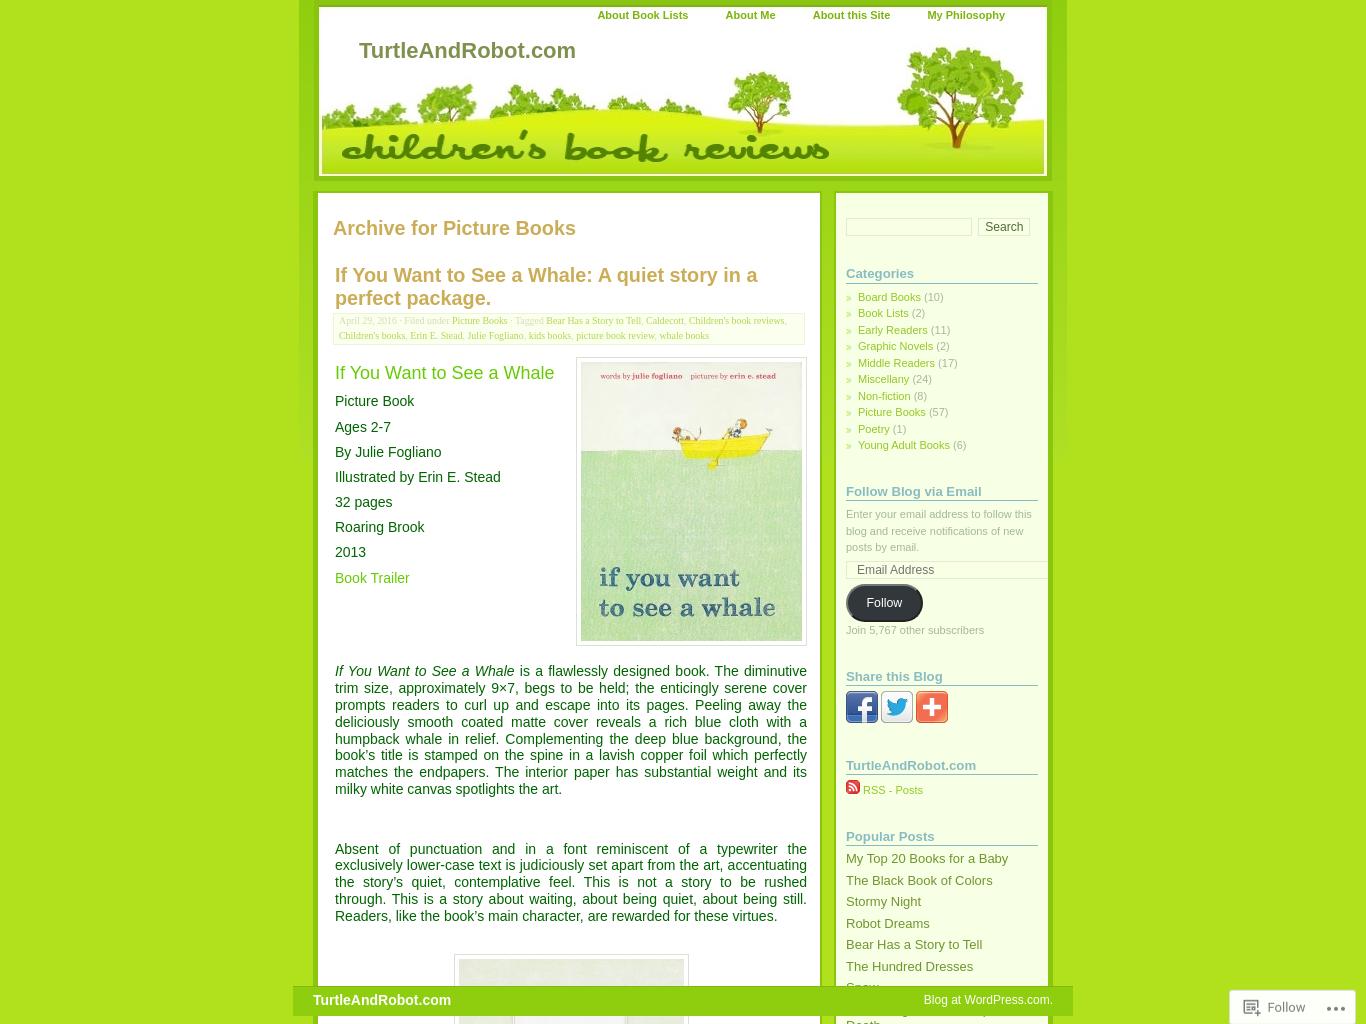 This screenshot has width=1366, height=1024. Describe the element at coordinates (416, 474) in the screenshot. I see `'Illustrated by Erin E. Stead'` at that location.